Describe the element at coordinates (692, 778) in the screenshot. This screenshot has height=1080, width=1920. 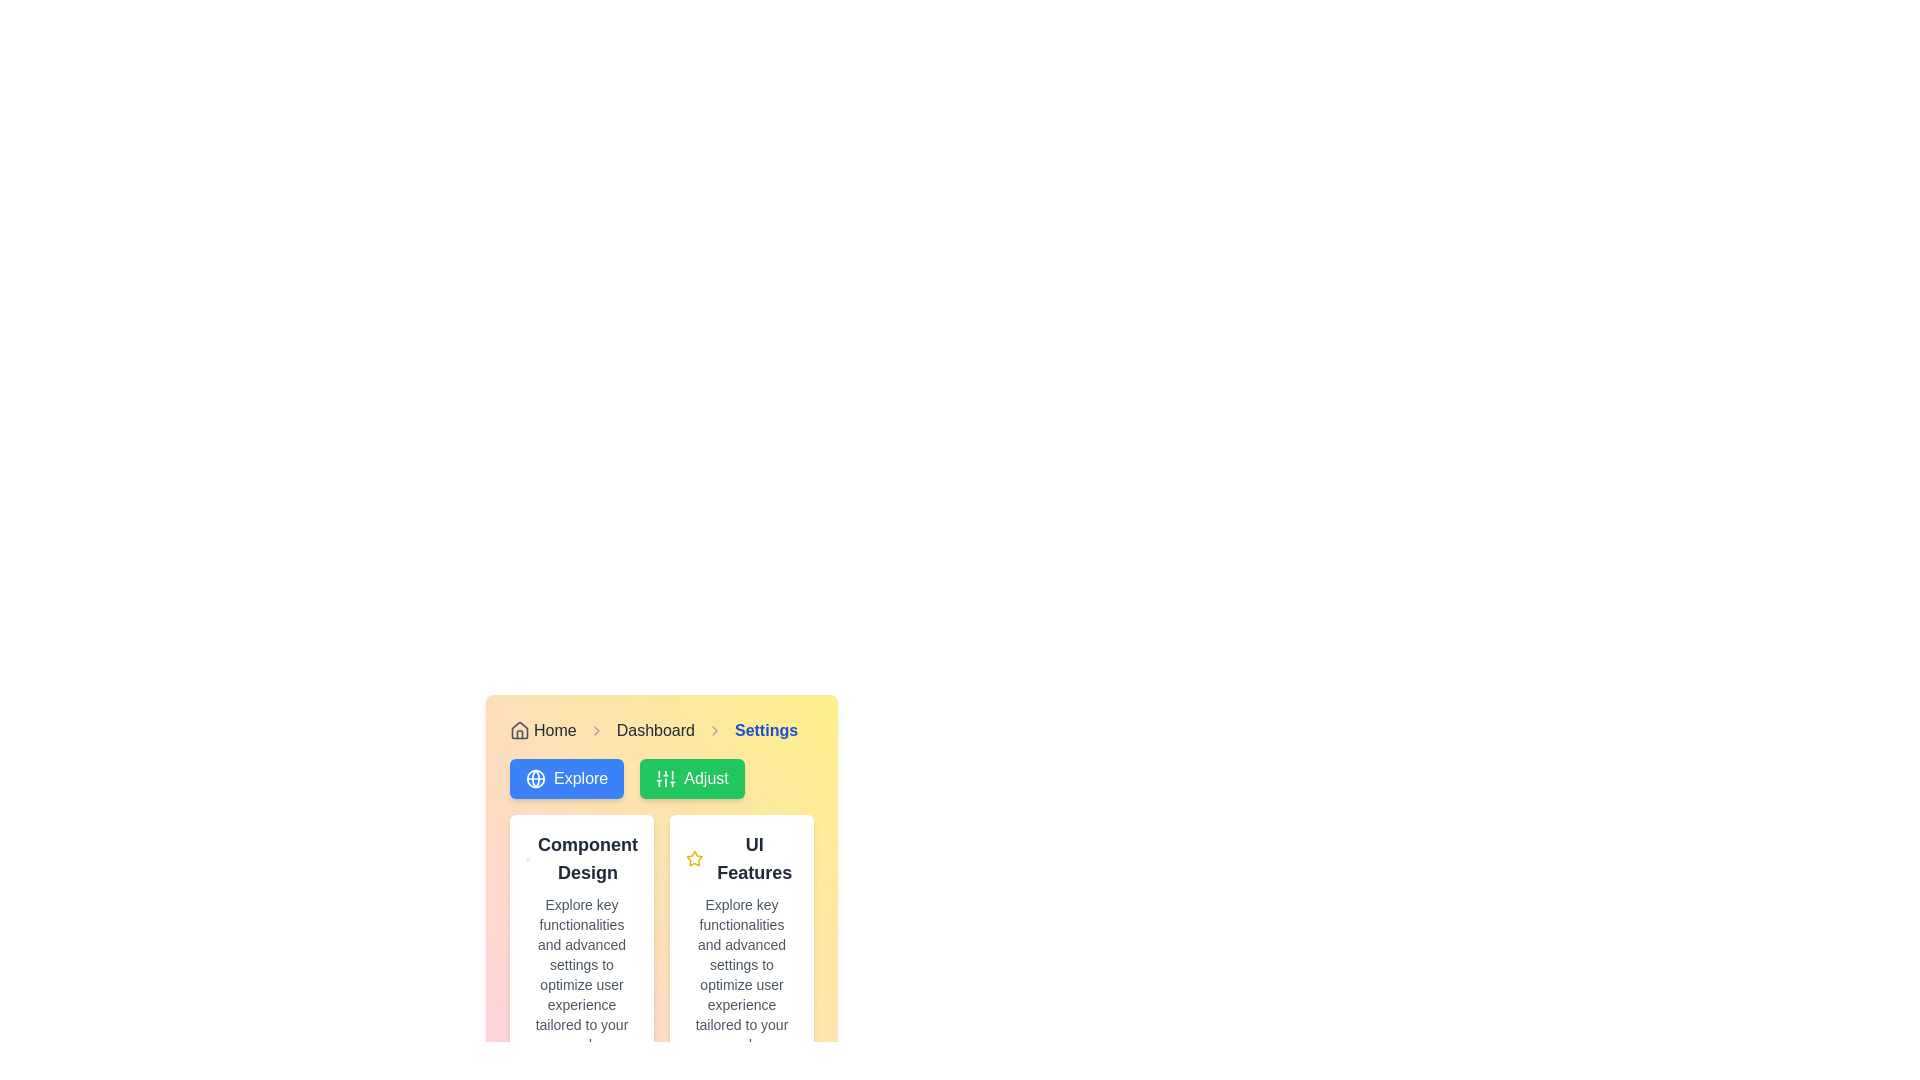
I see `the green rectangular button labeled 'Adjust' located in the top-right area of the toolbar` at that location.